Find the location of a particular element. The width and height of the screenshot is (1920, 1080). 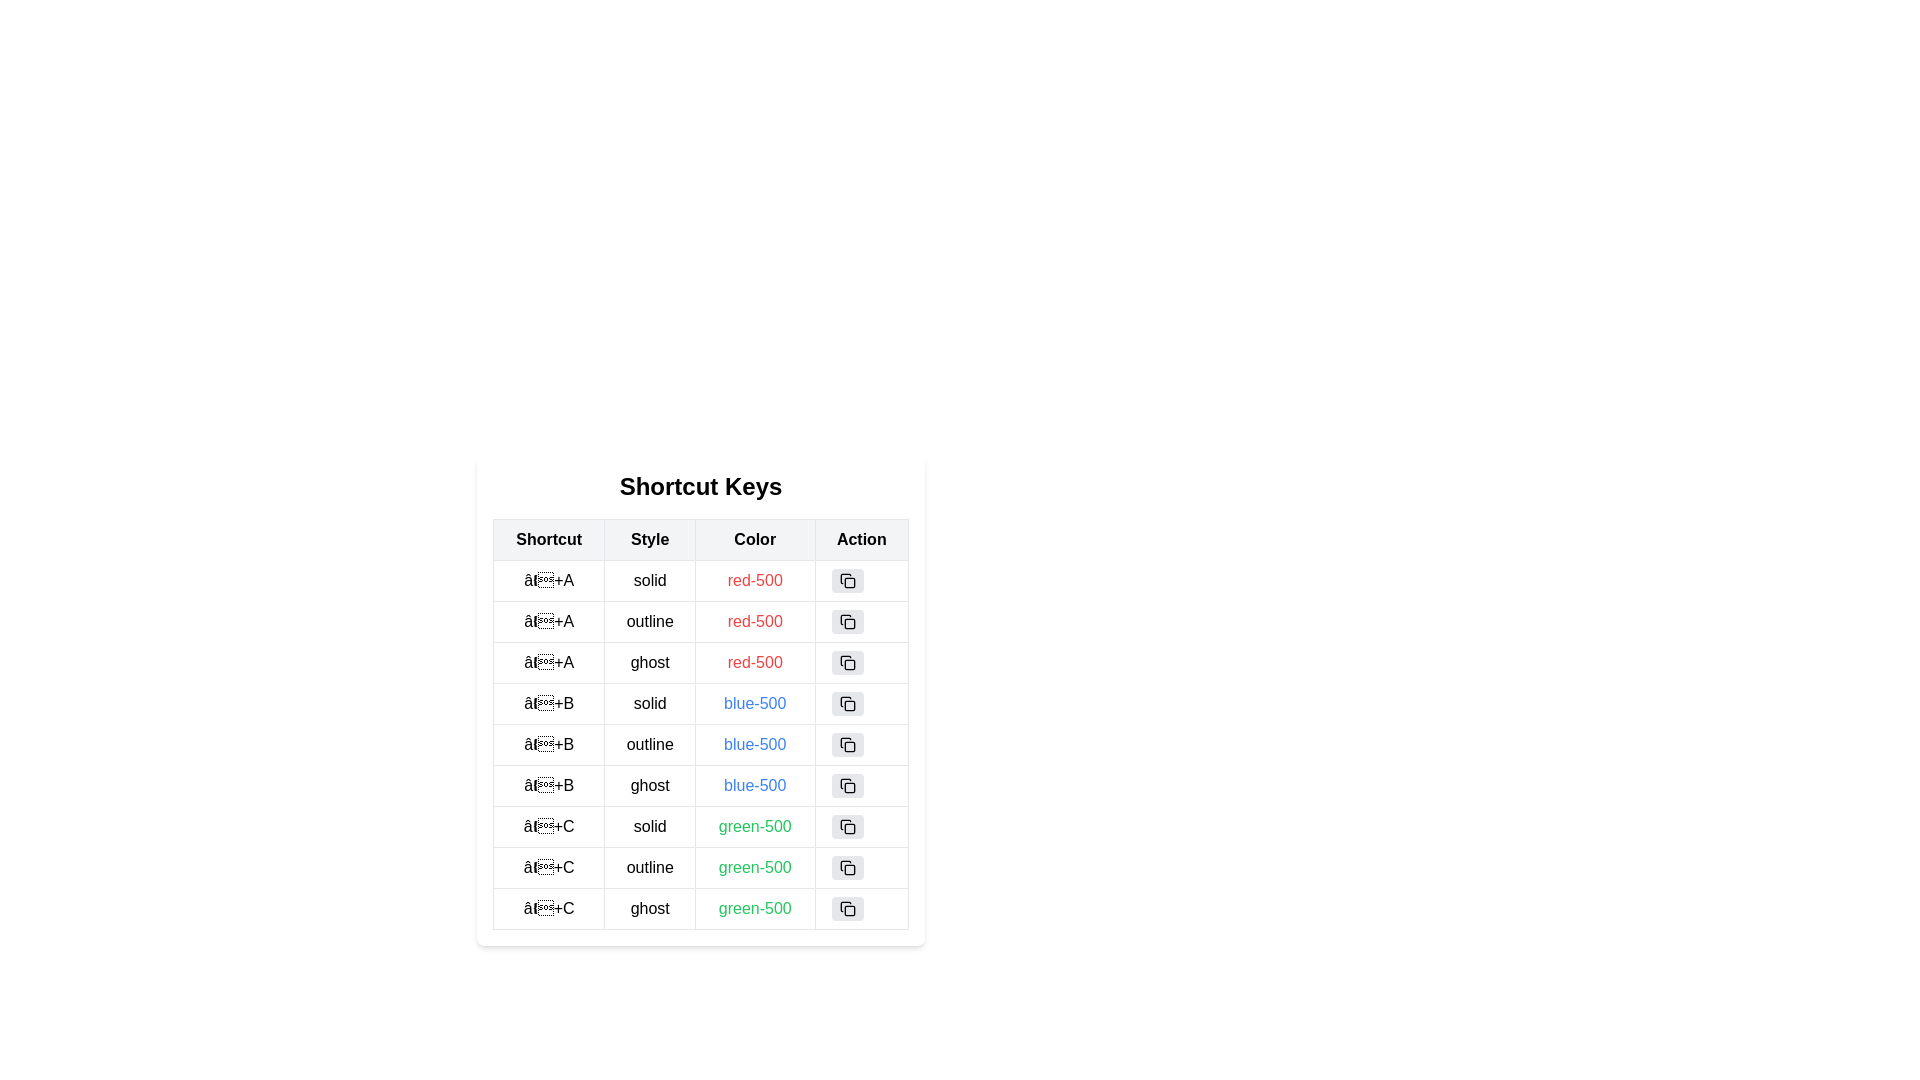

the copy button in the 'Action' column for the row corresponding to 'solid blue-500' is located at coordinates (847, 703).